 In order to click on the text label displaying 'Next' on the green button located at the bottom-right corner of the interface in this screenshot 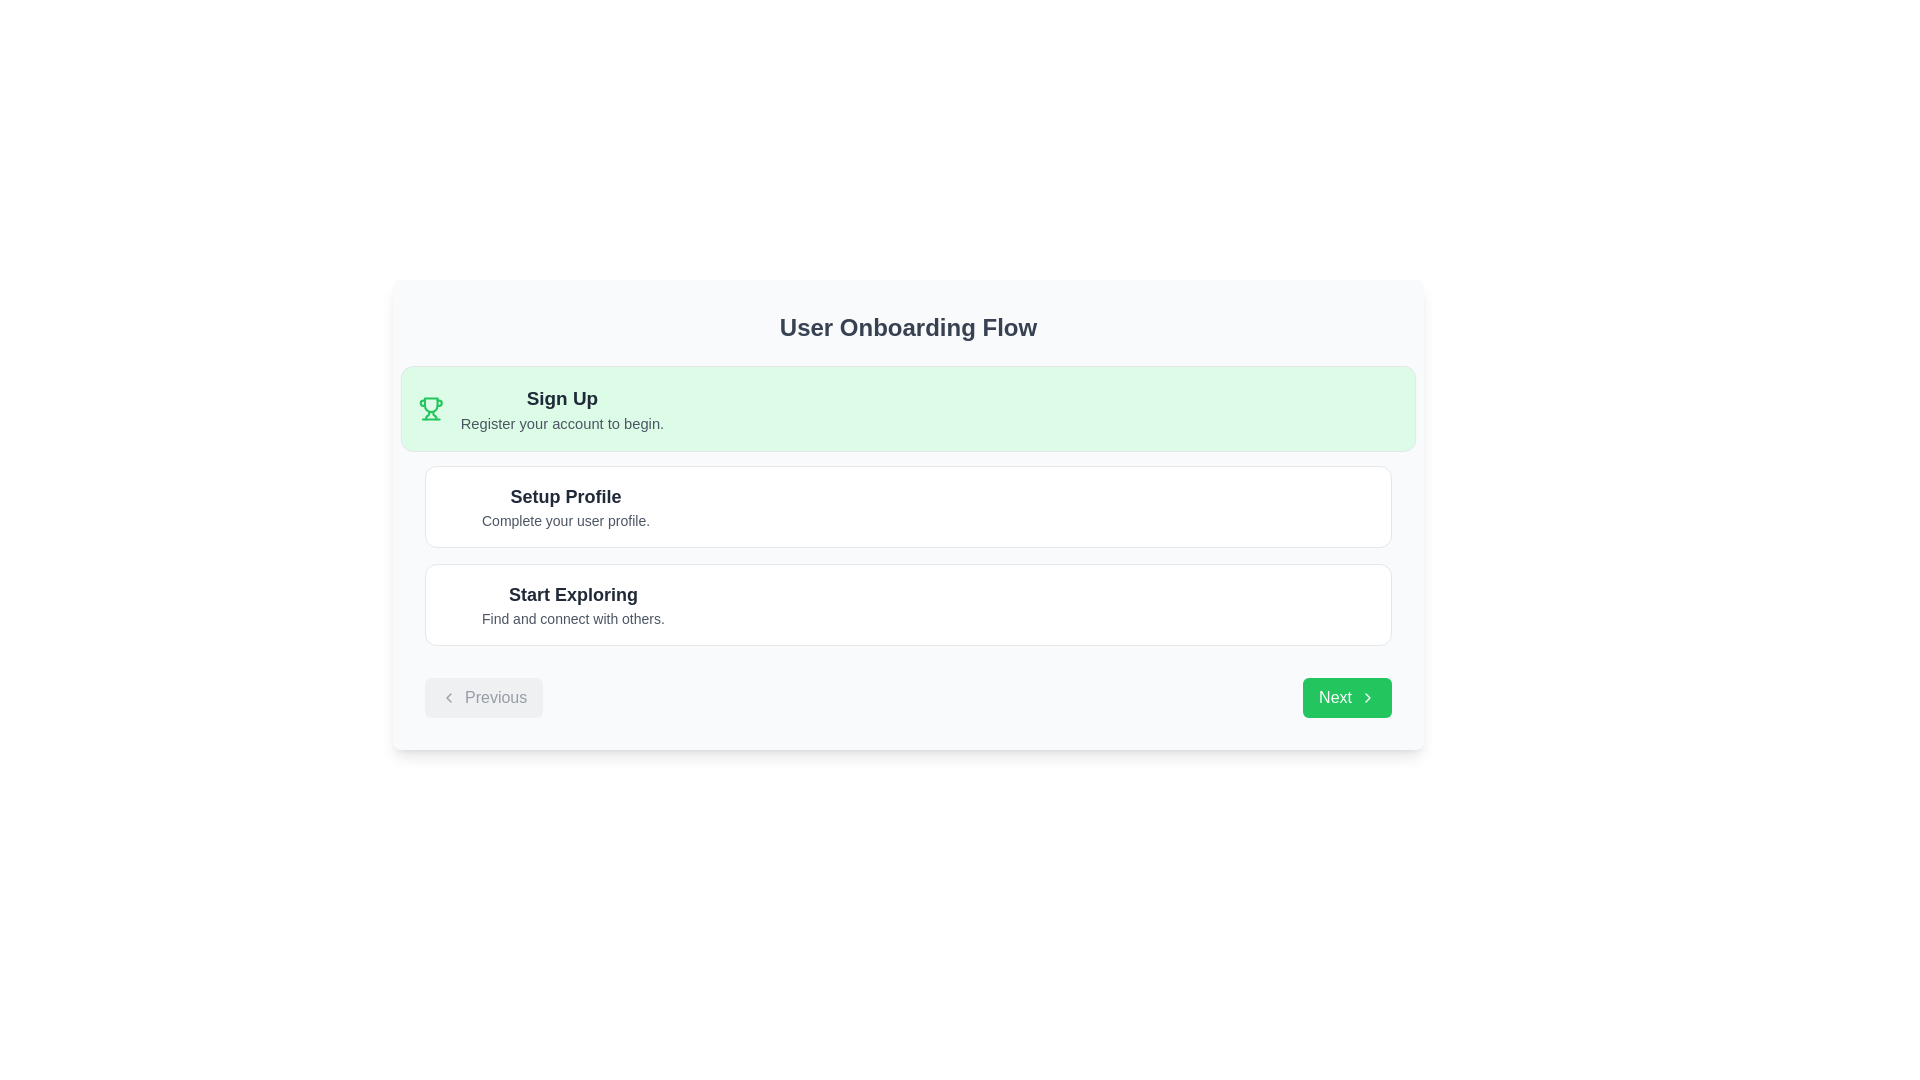, I will do `click(1335, 697)`.